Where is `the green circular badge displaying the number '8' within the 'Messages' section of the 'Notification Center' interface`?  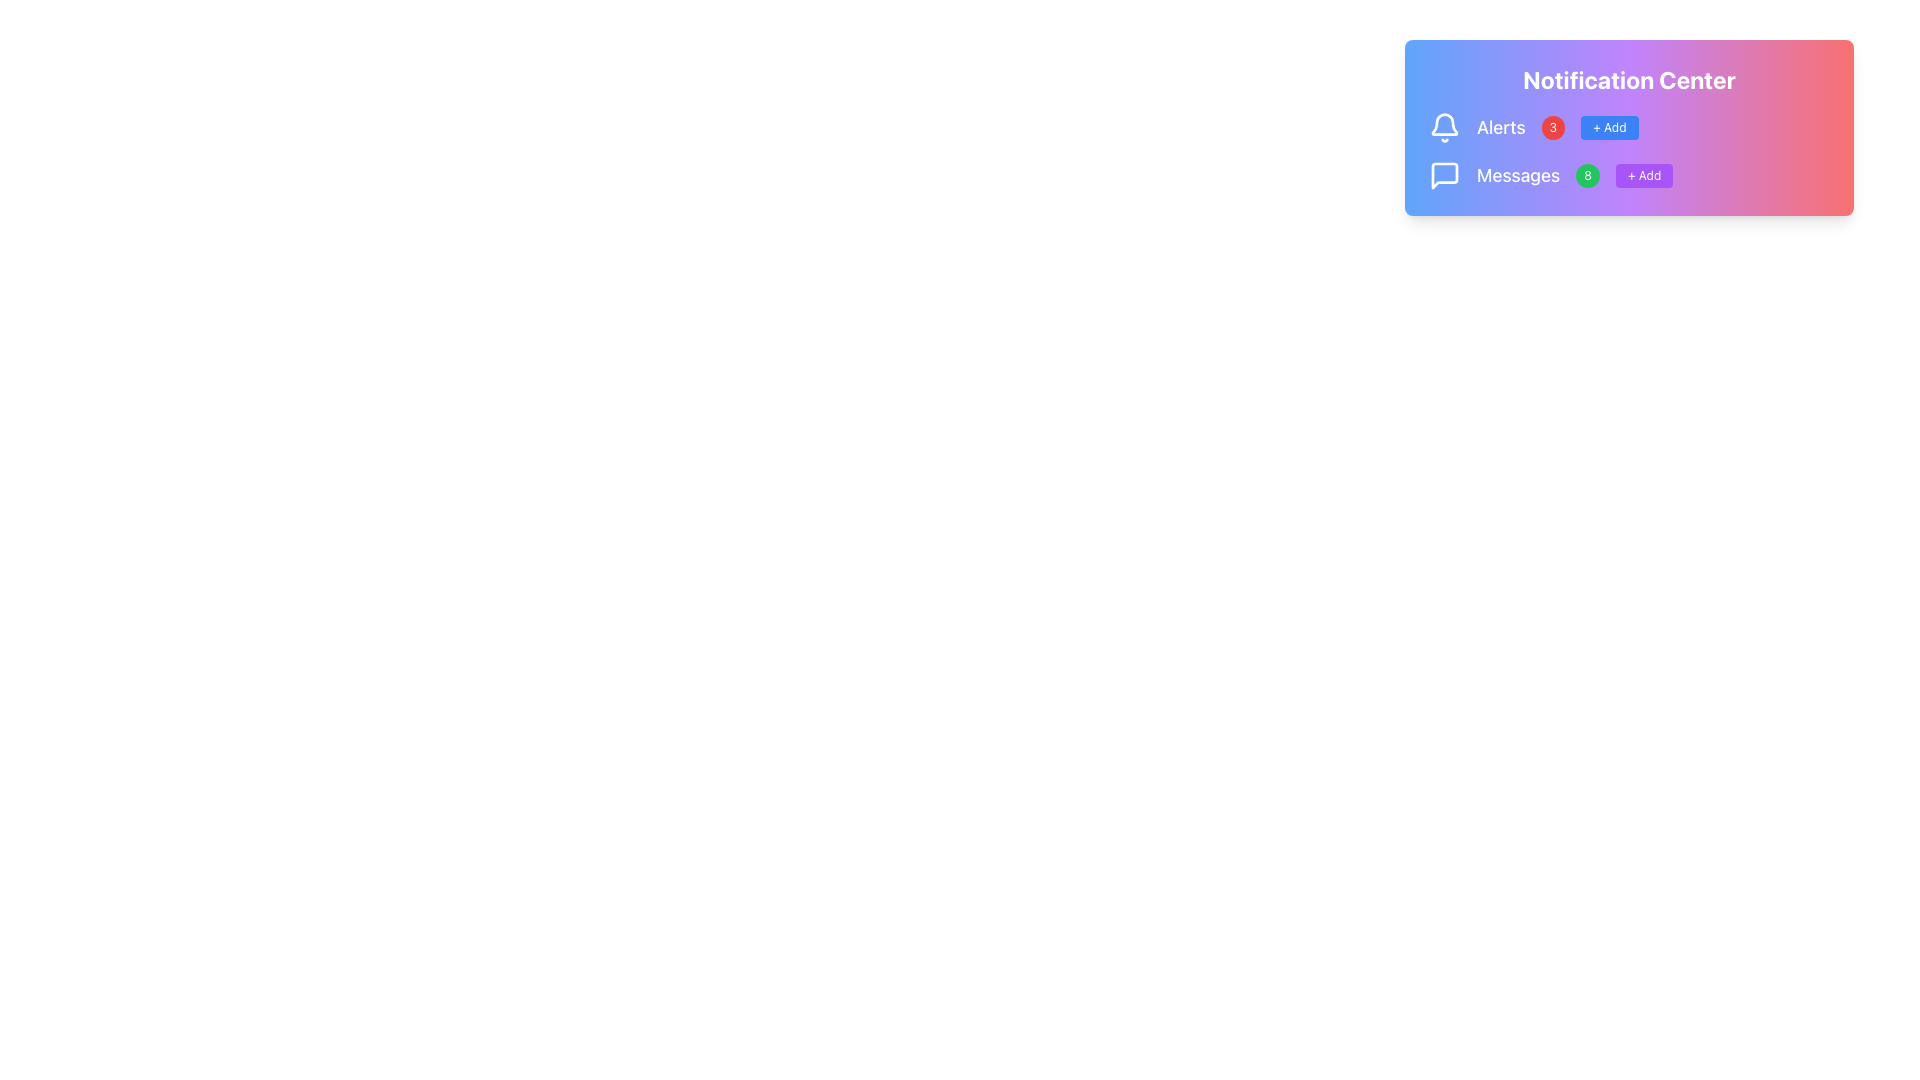 the green circular badge displaying the number '8' within the 'Messages' section of the 'Notification Center' interface is located at coordinates (1587, 175).